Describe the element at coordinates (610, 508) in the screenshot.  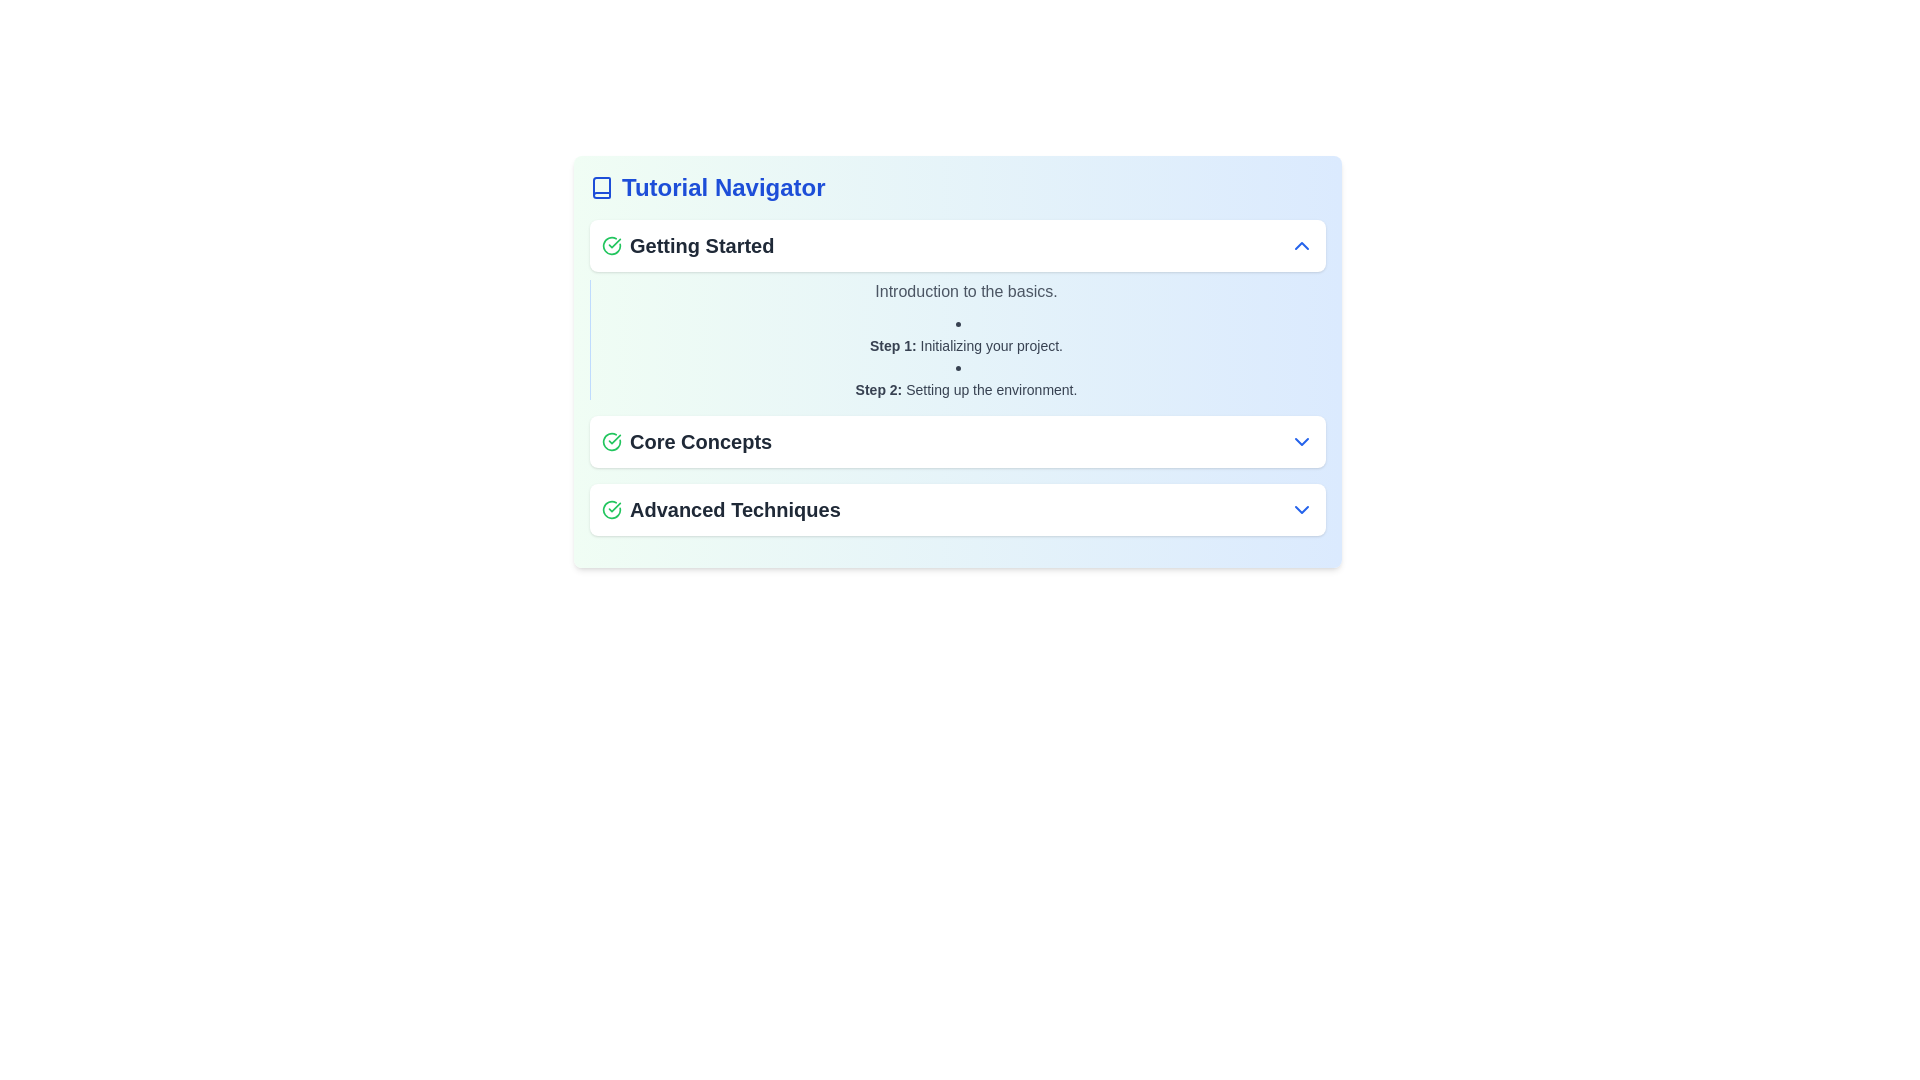
I see `the circular icon with a green outline and a checkmark inside, which is located to the left of the 'Advanced Techniques' text` at that location.